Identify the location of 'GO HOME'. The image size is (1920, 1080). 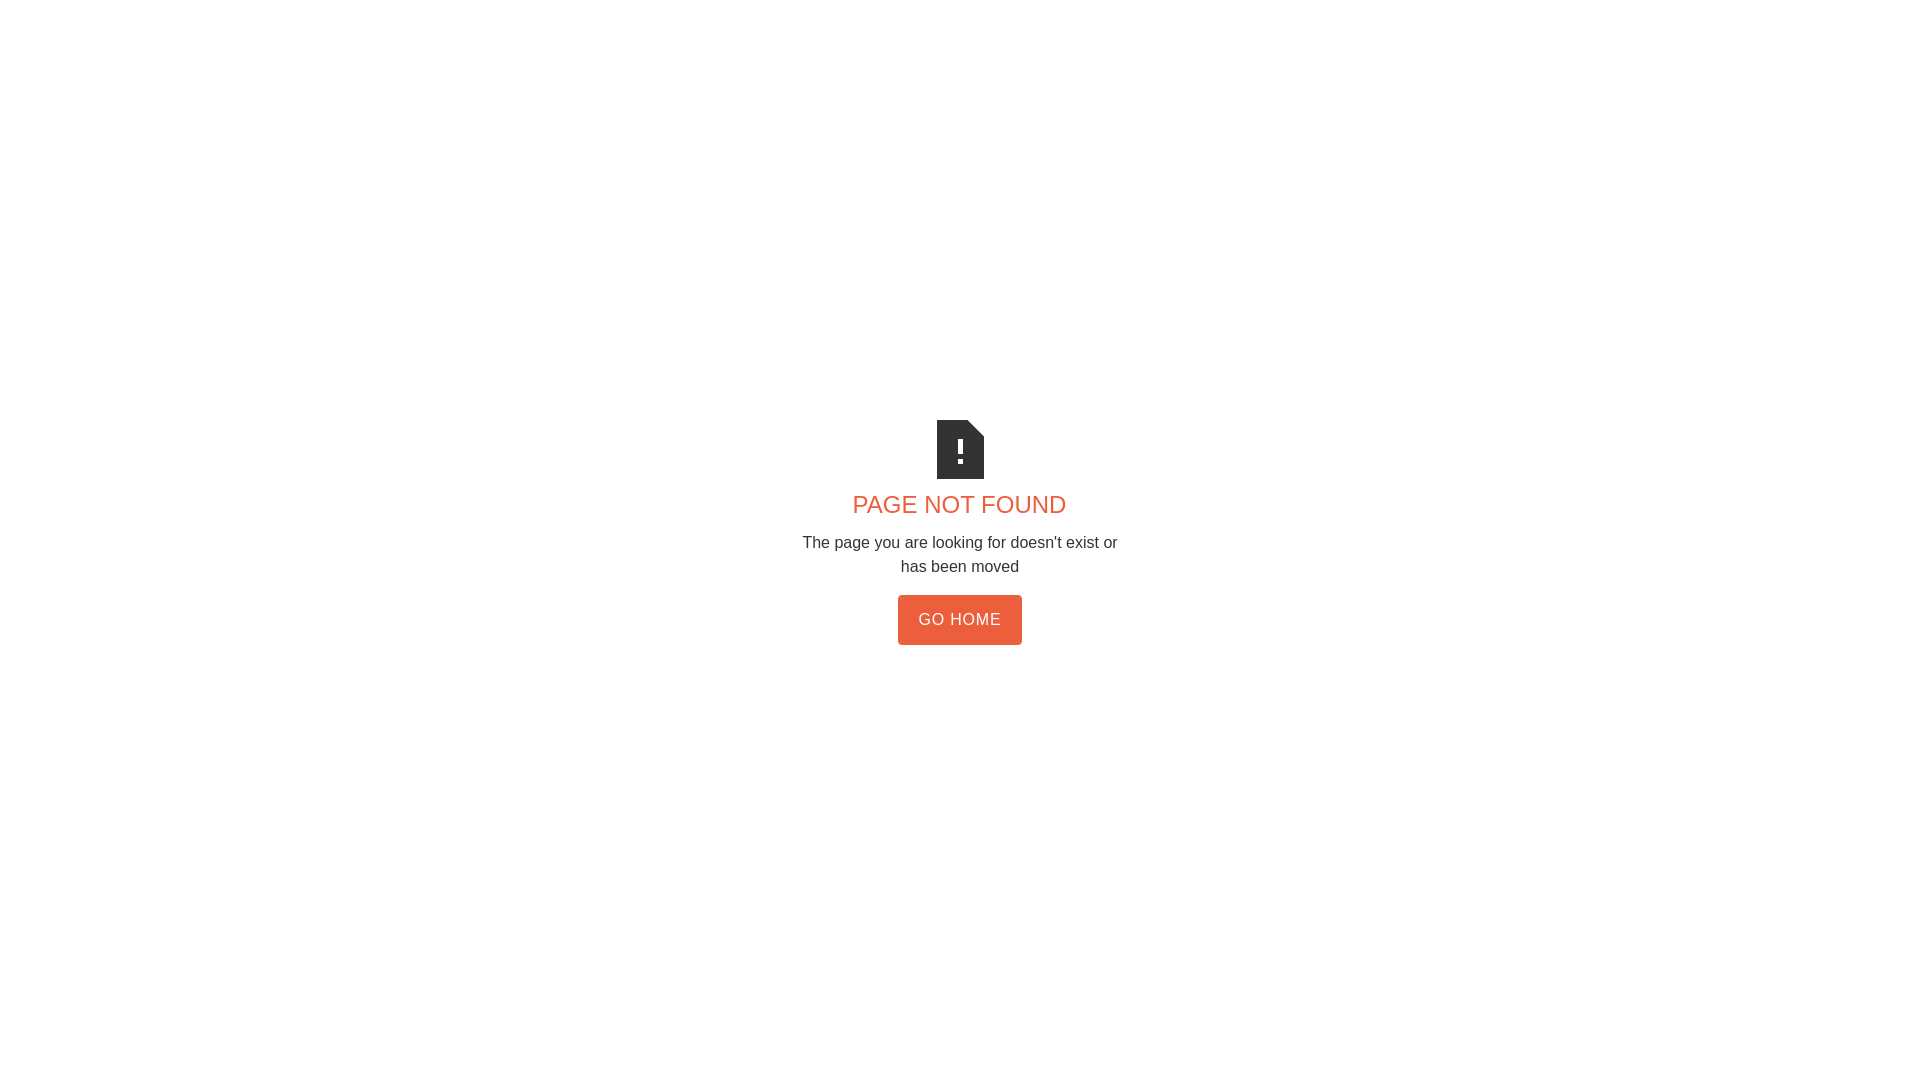
(960, 619).